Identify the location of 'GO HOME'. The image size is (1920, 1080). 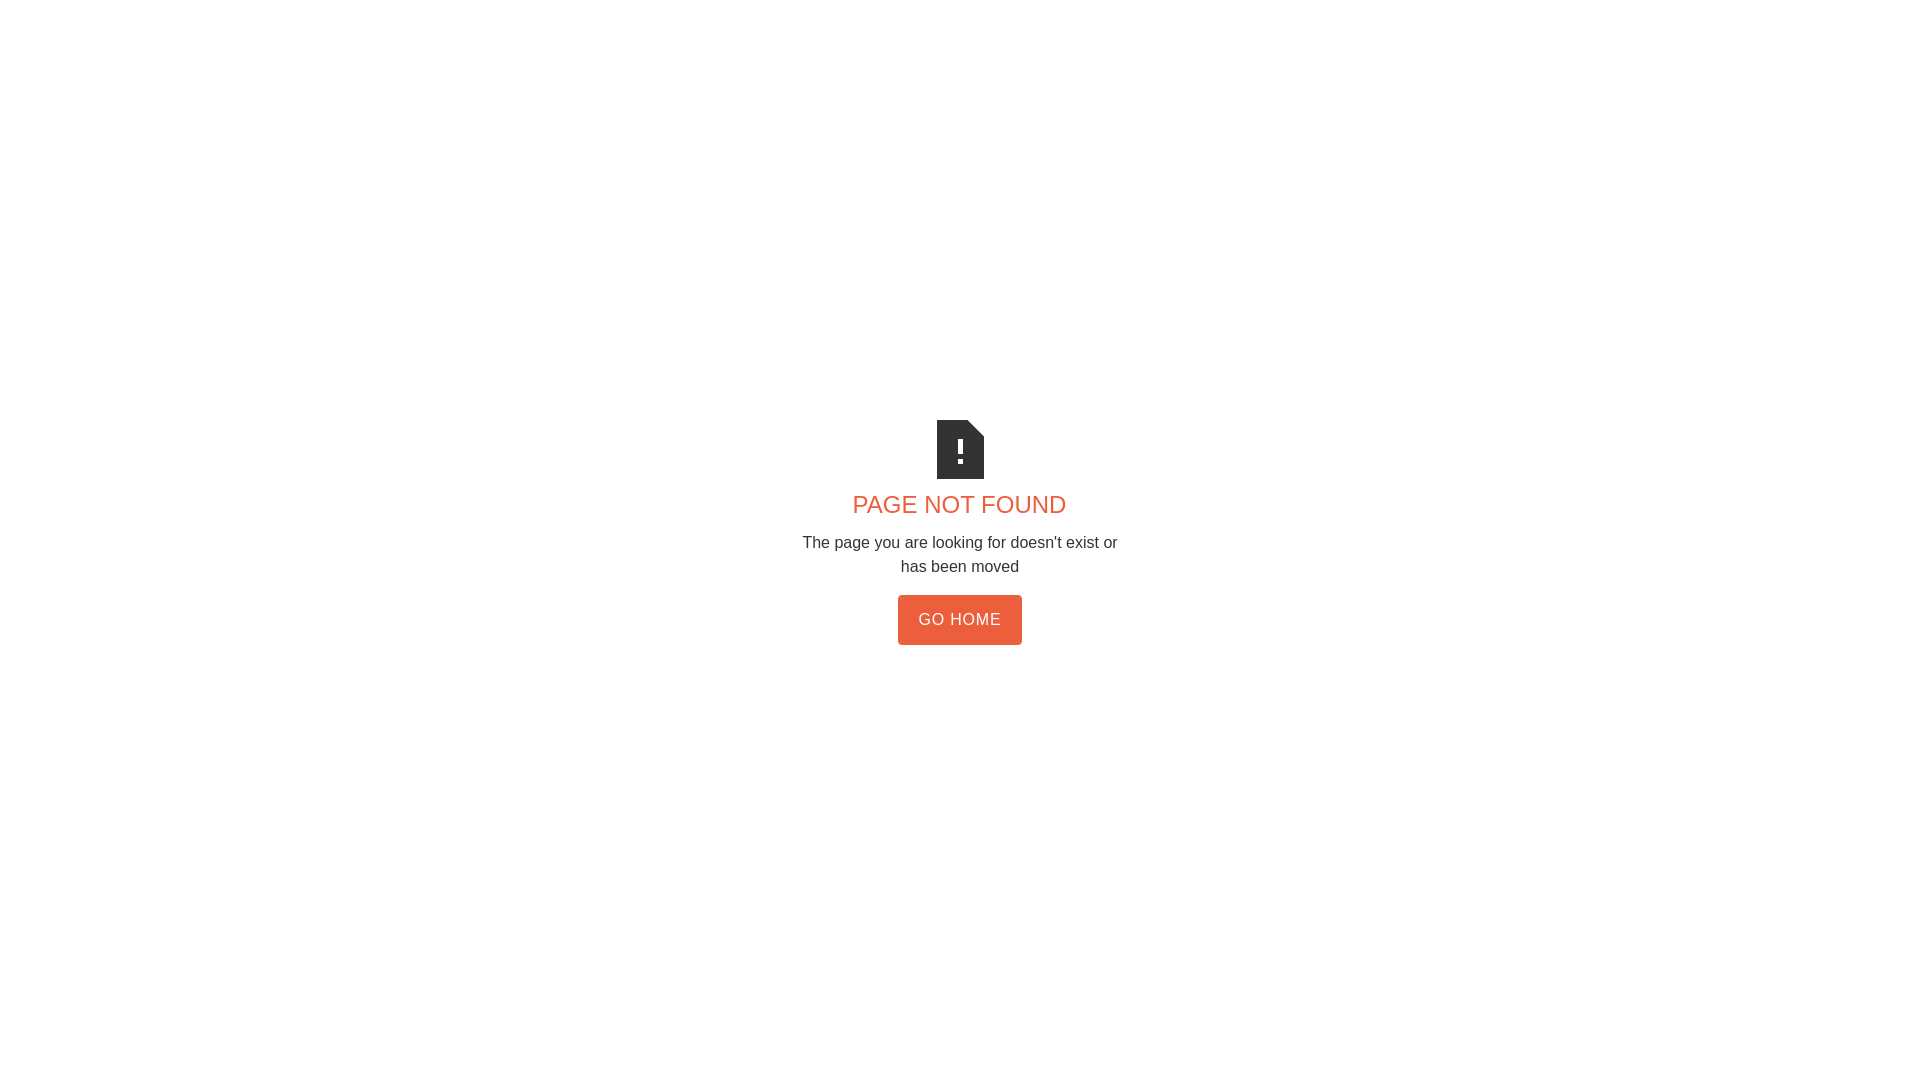
(960, 619).